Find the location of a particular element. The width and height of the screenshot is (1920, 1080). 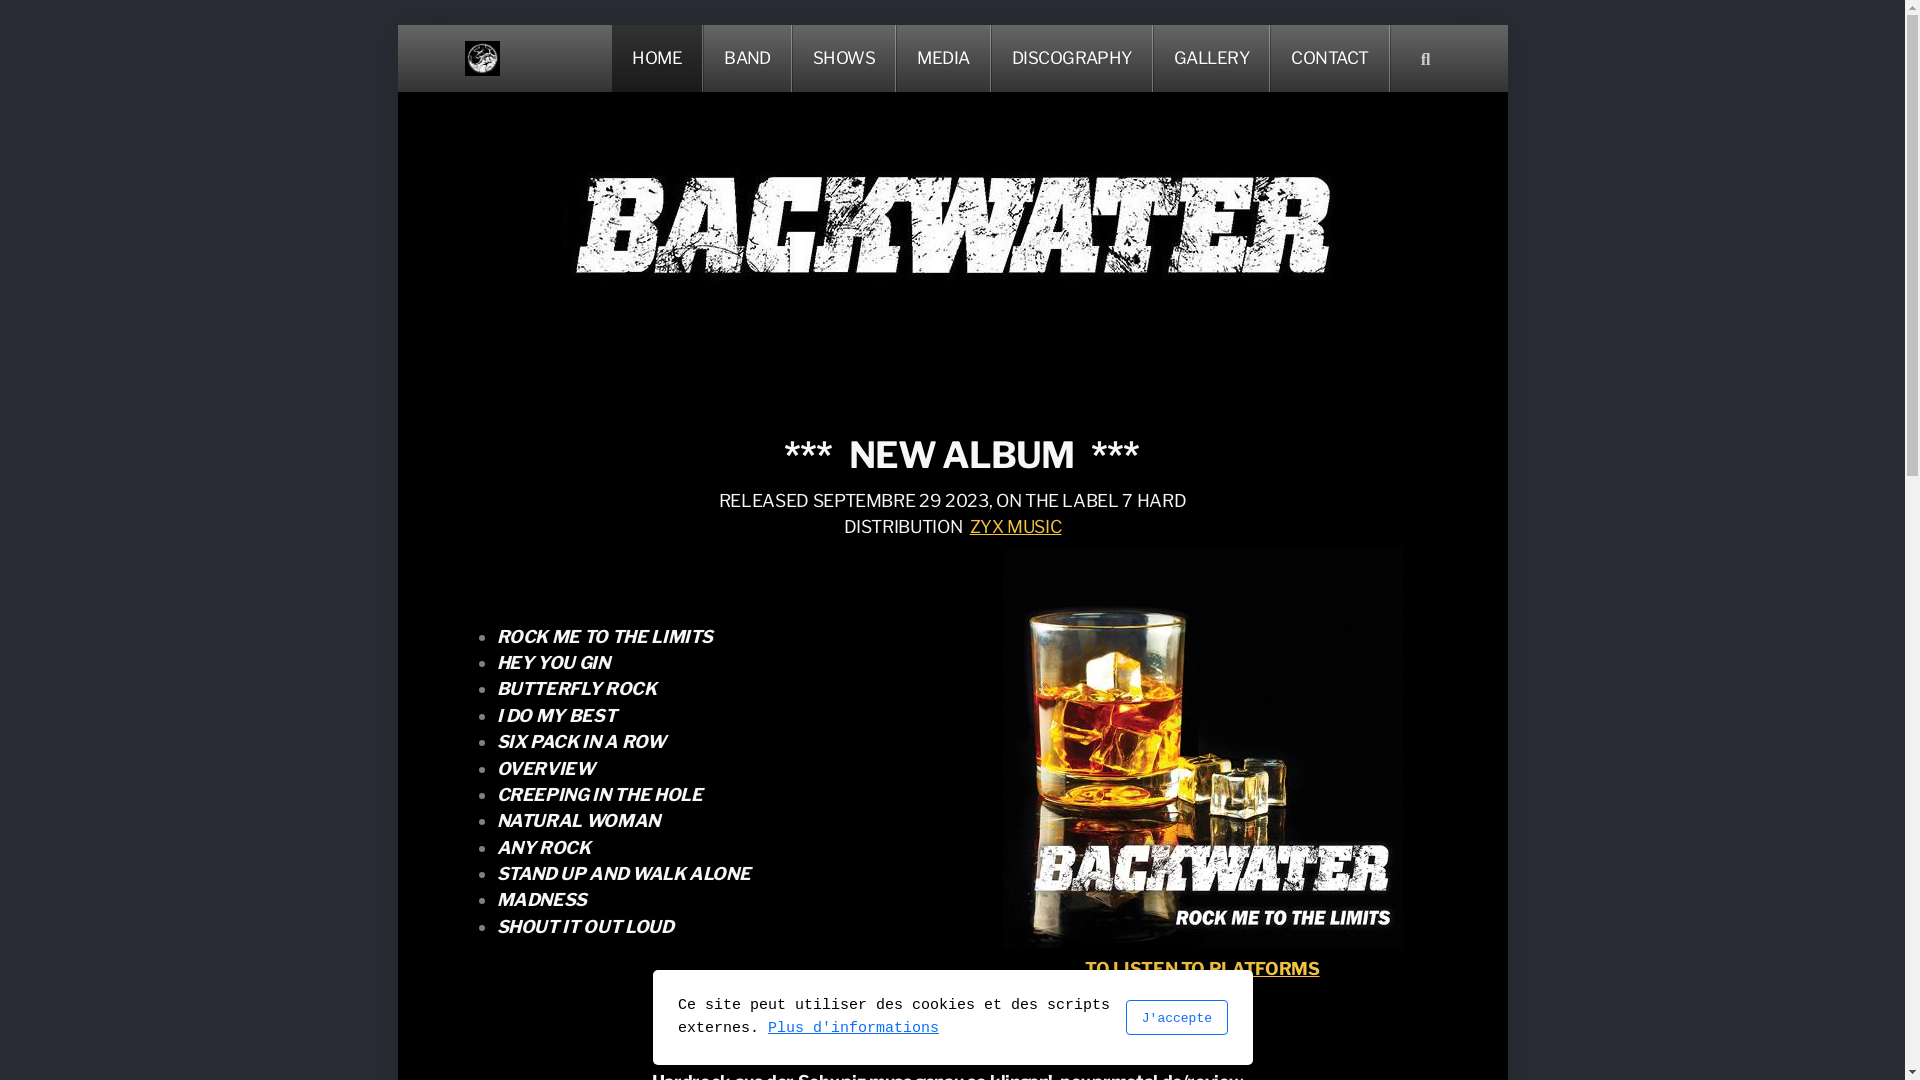

'TO LISTEN TO PLATFORMS' is located at coordinates (1083, 967).